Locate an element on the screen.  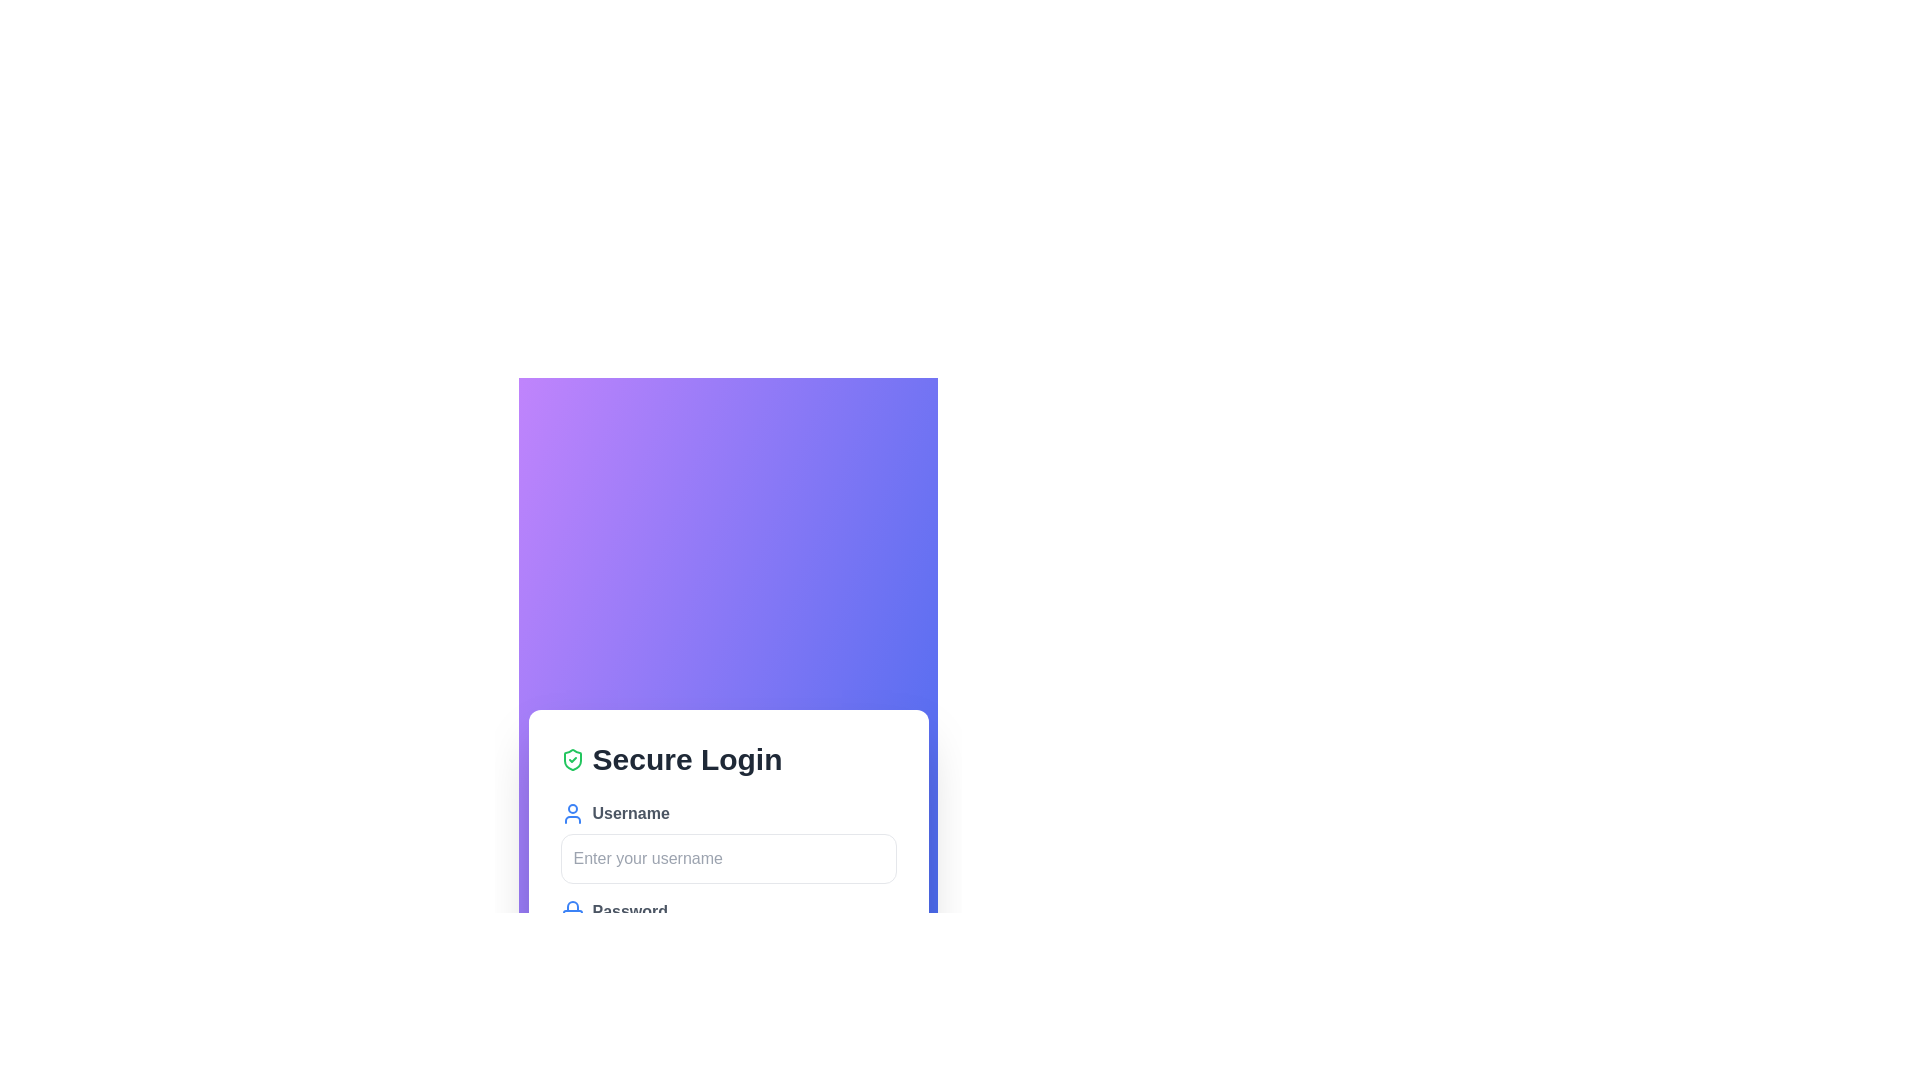
the user profile icon located to the far left of the 'Username' field, which enhances UI recognition is located at coordinates (571, 813).